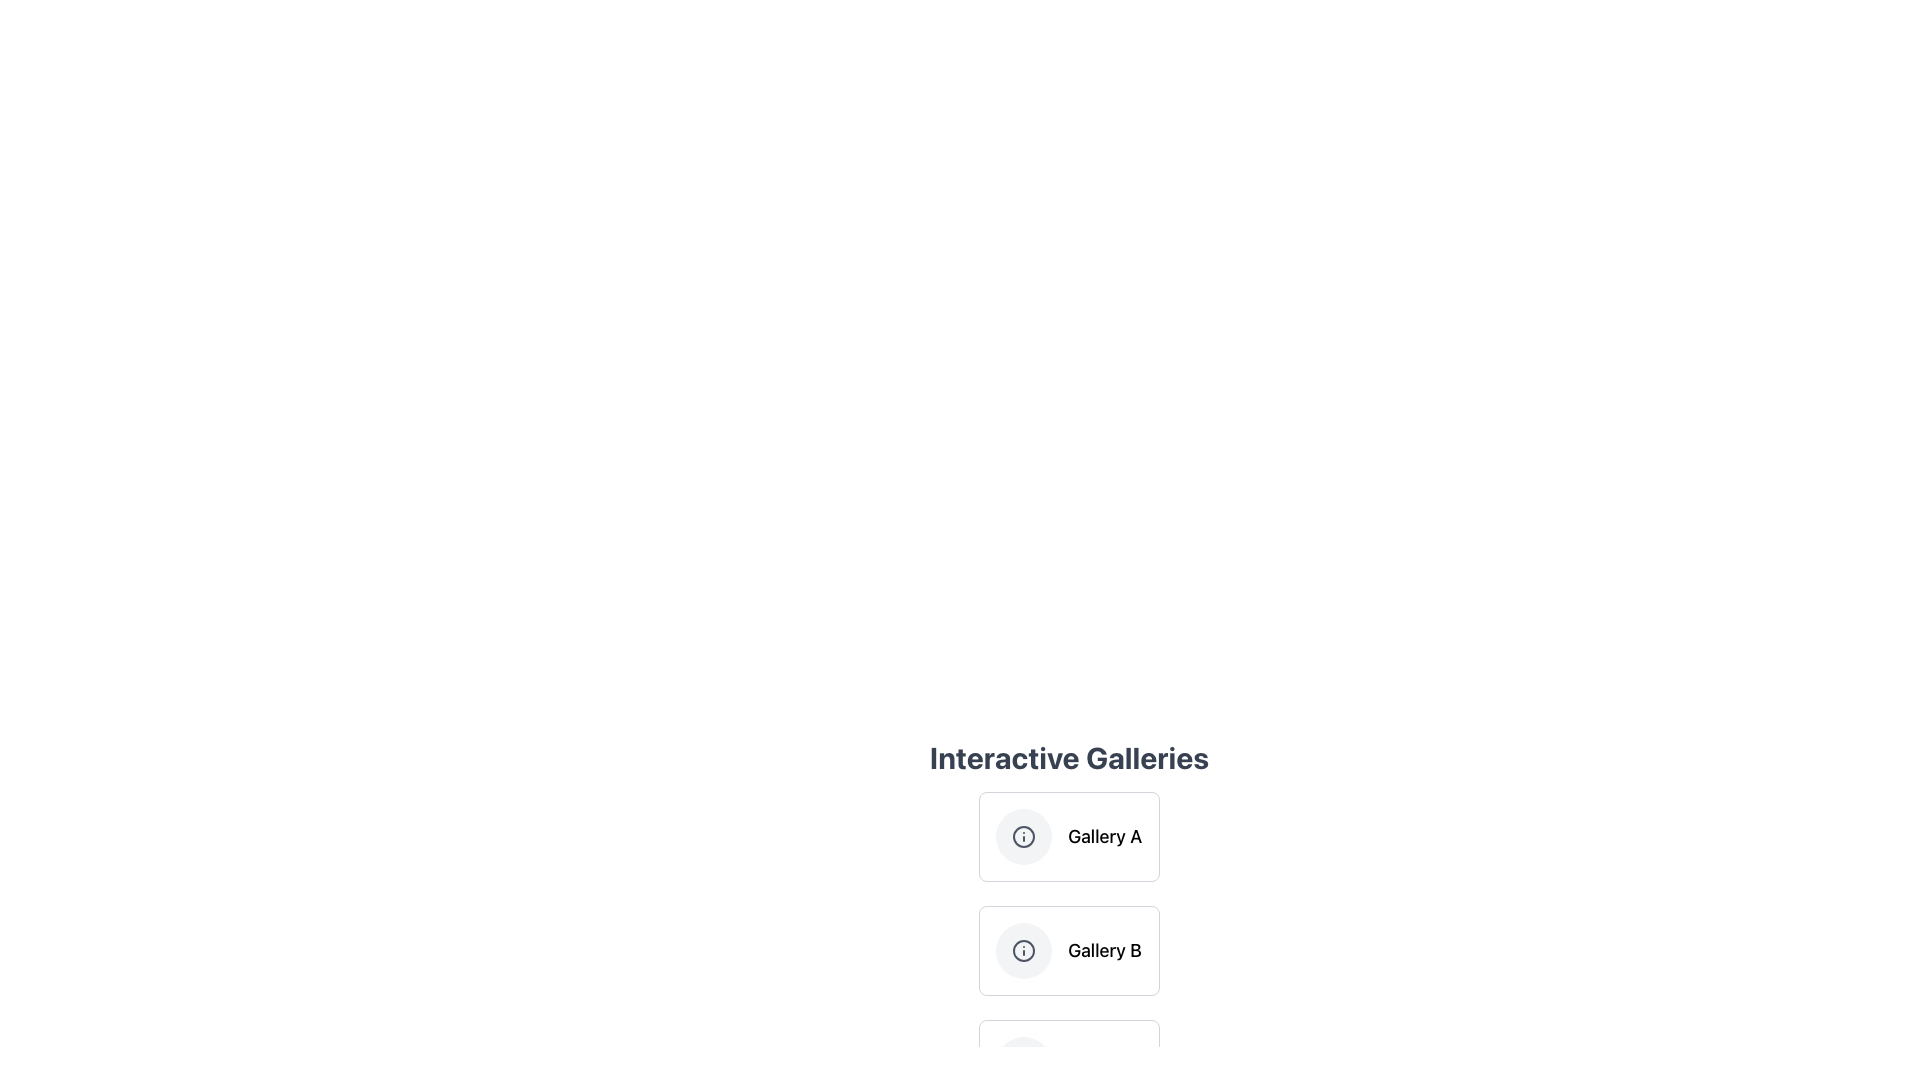 The image size is (1920, 1080). I want to click on the central circular component of the information icon, which has a white fill and a dark border, to initiate interactions, so click(1023, 837).